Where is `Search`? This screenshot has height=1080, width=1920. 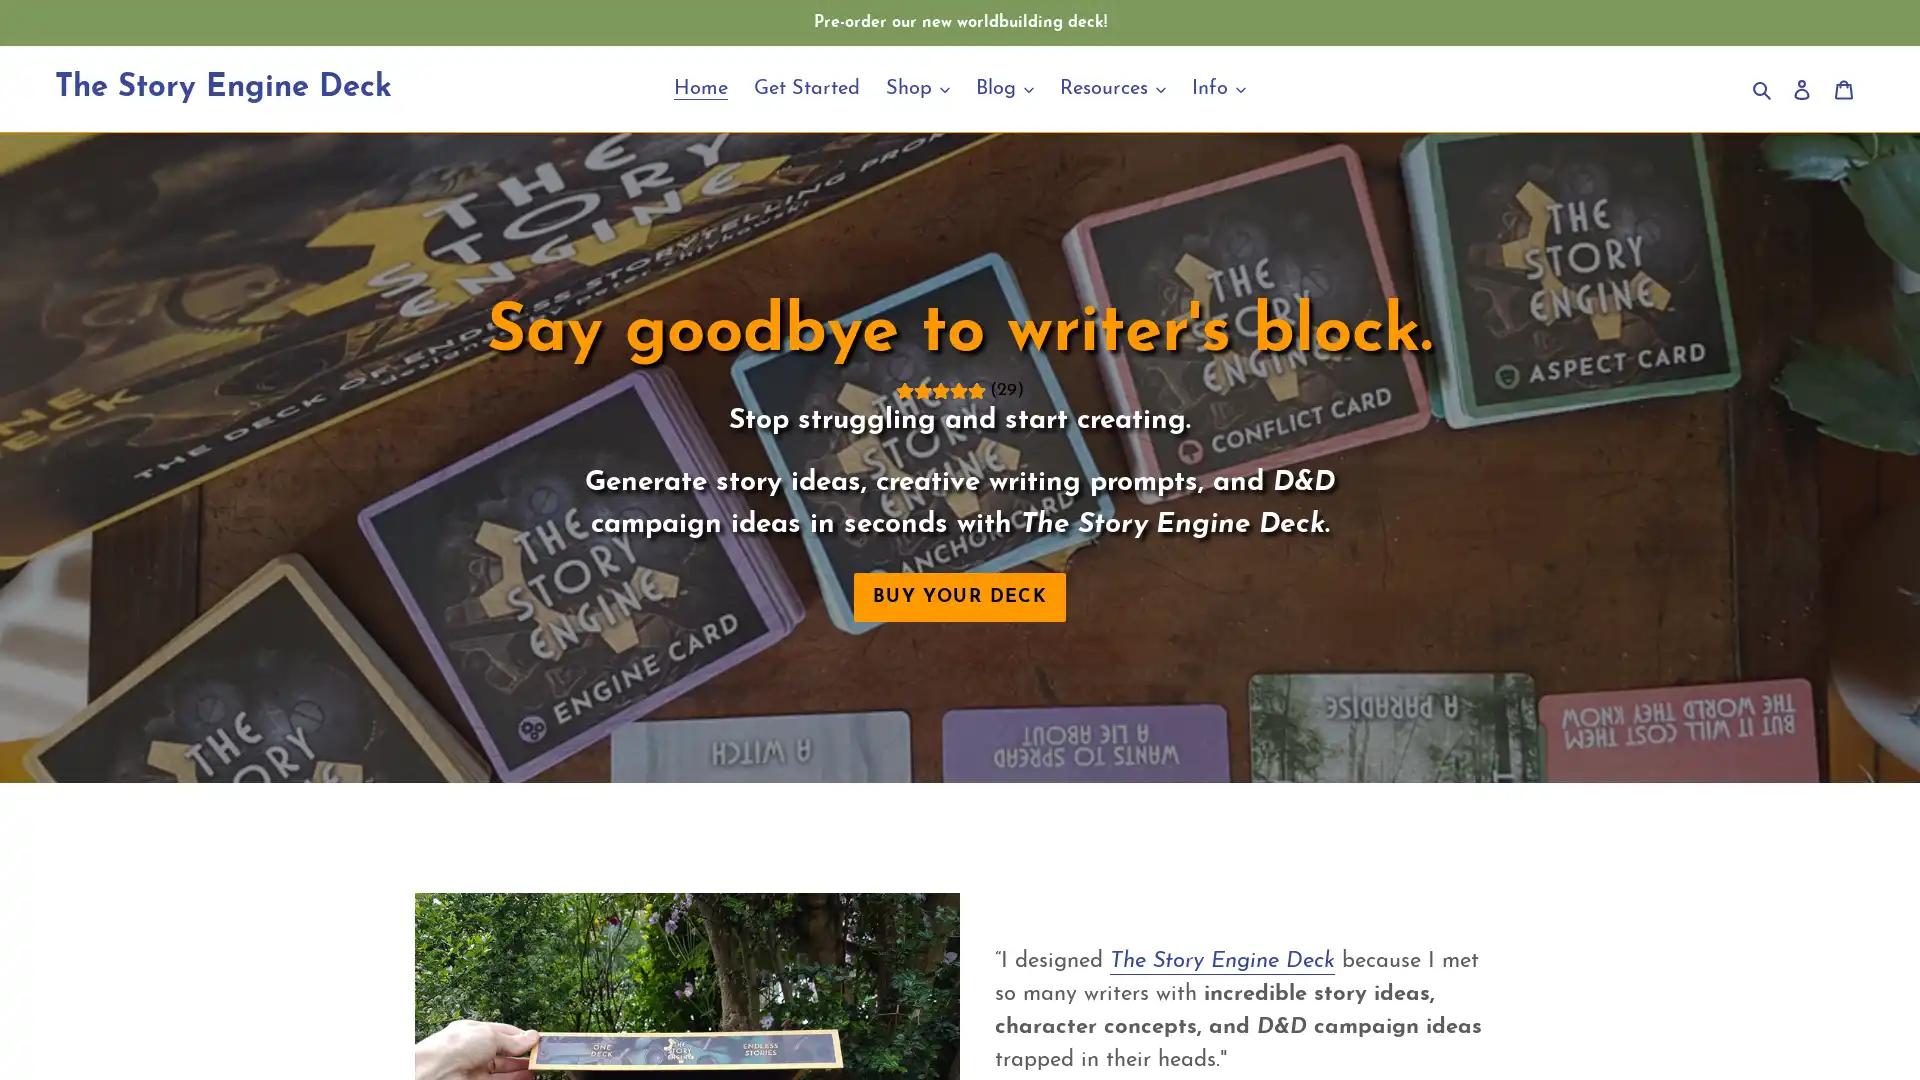 Search is located at coordinates (1763, 87).